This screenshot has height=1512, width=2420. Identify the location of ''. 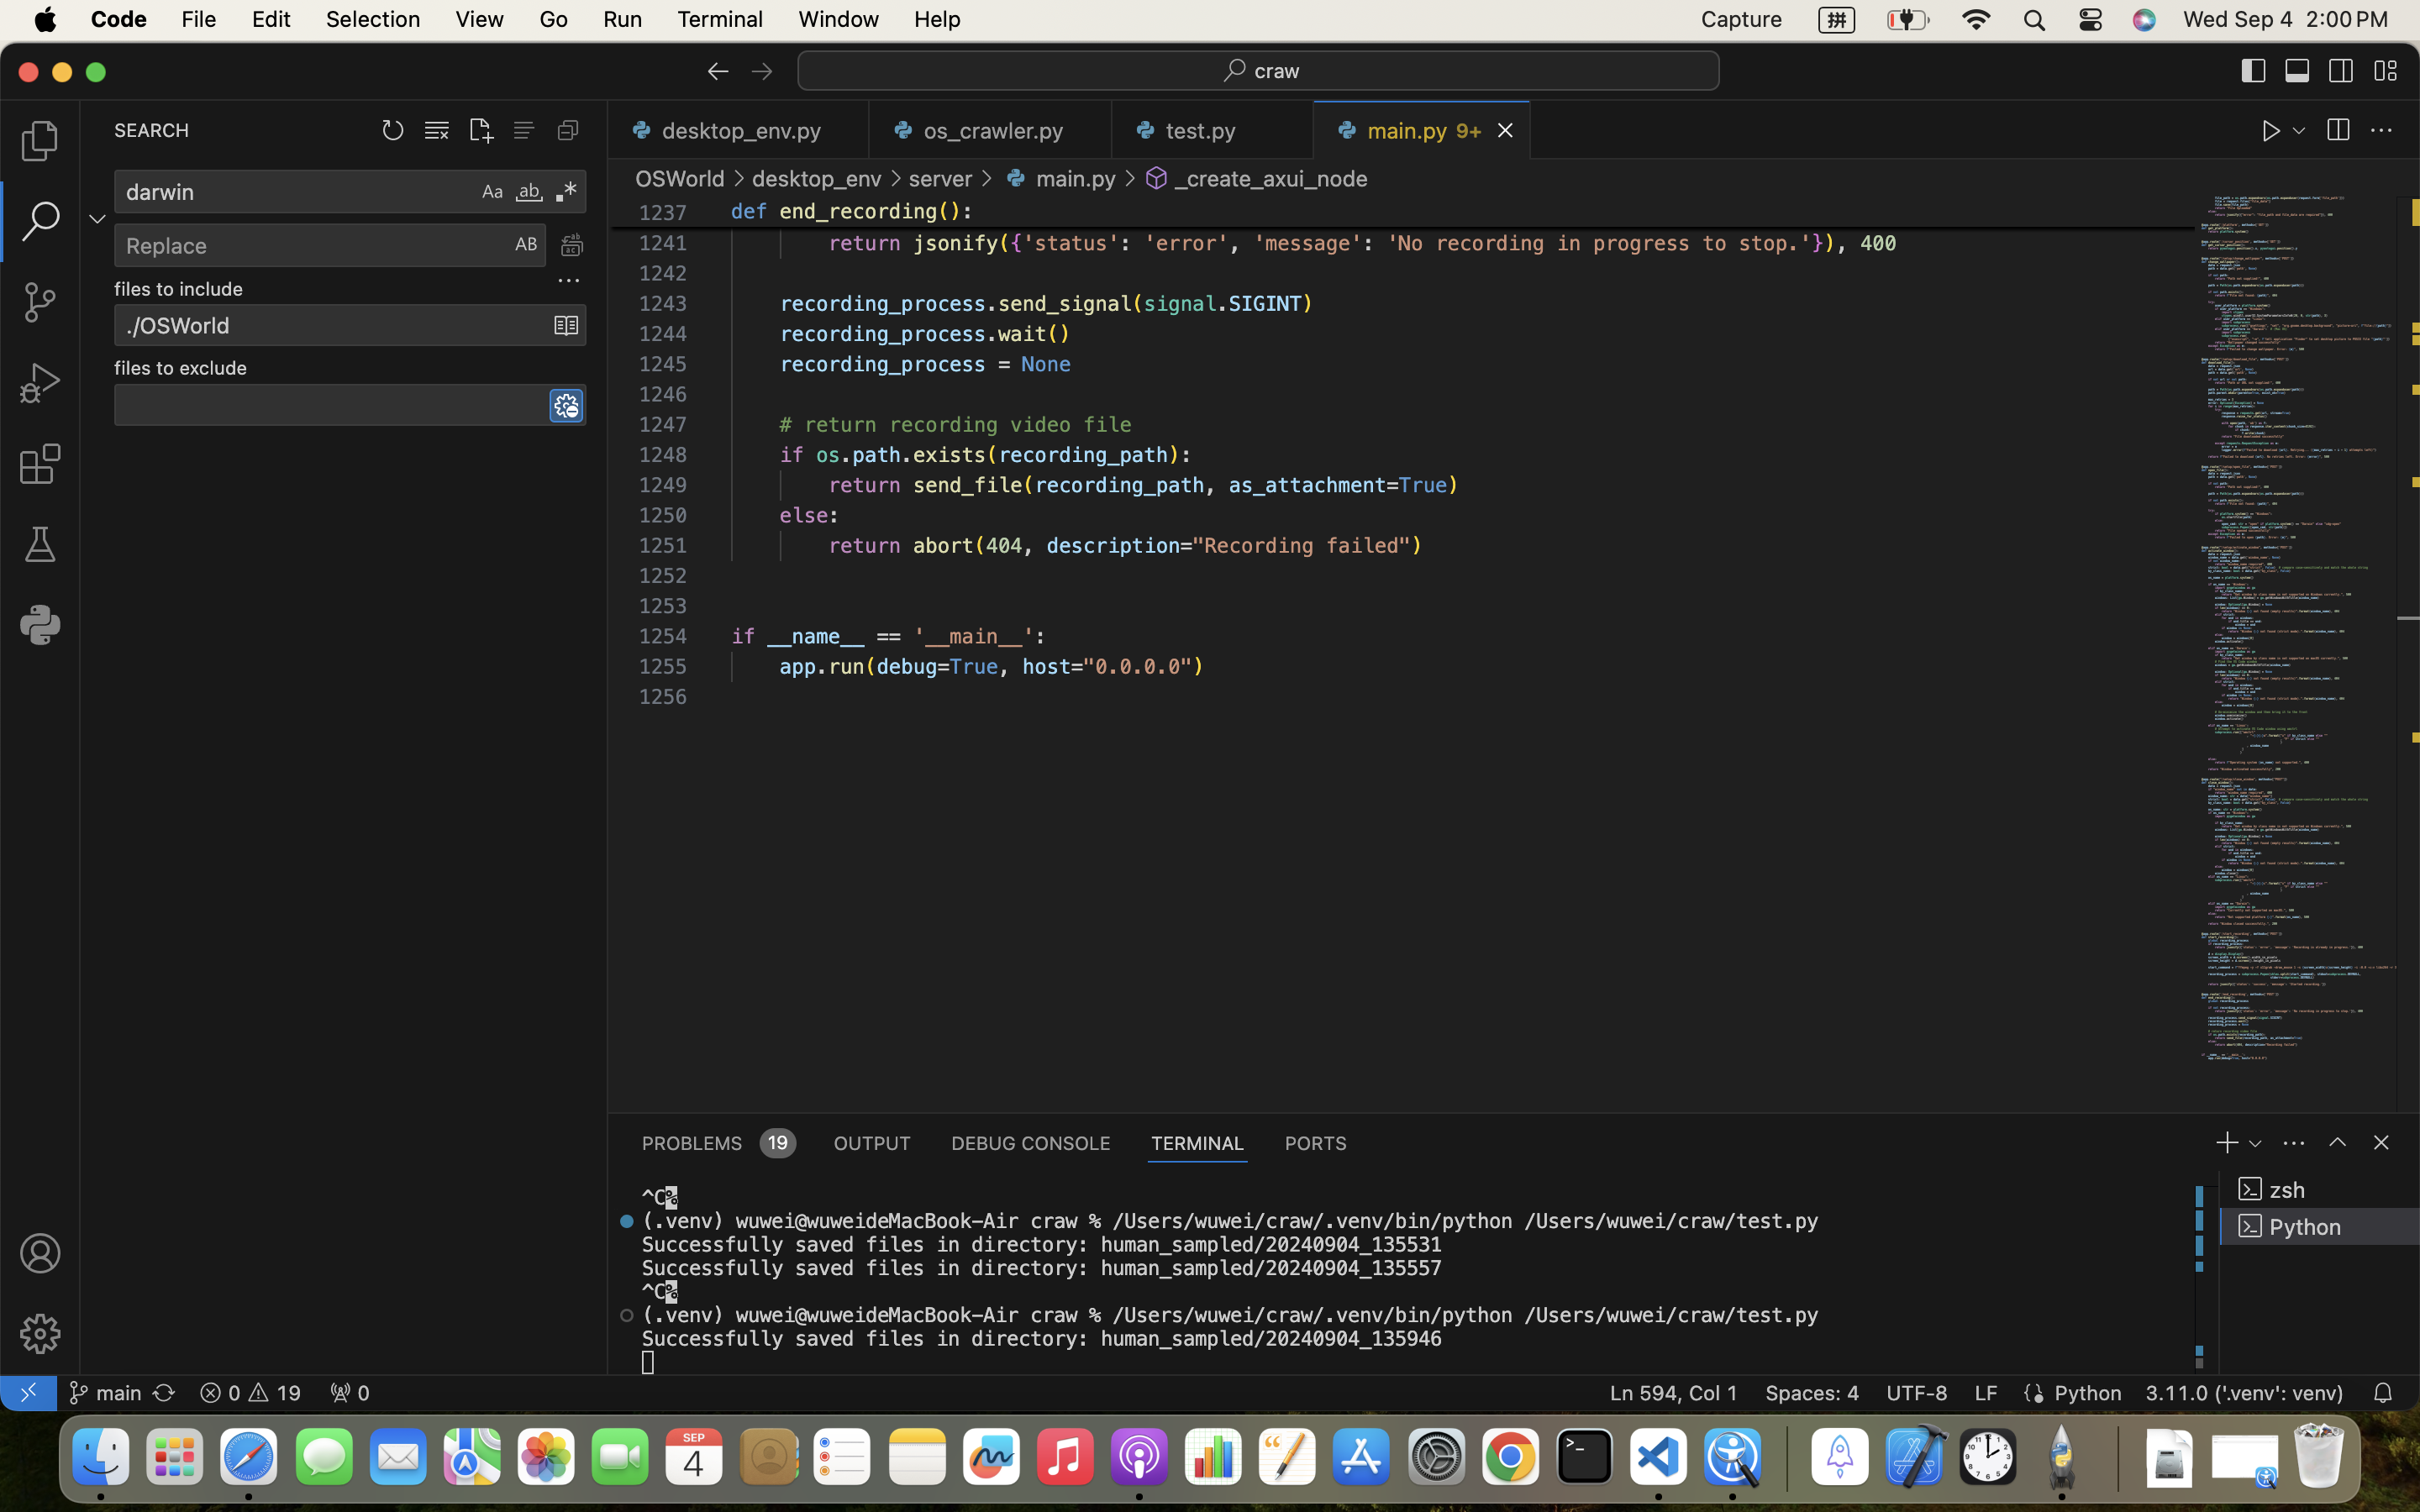
(2386, 70).